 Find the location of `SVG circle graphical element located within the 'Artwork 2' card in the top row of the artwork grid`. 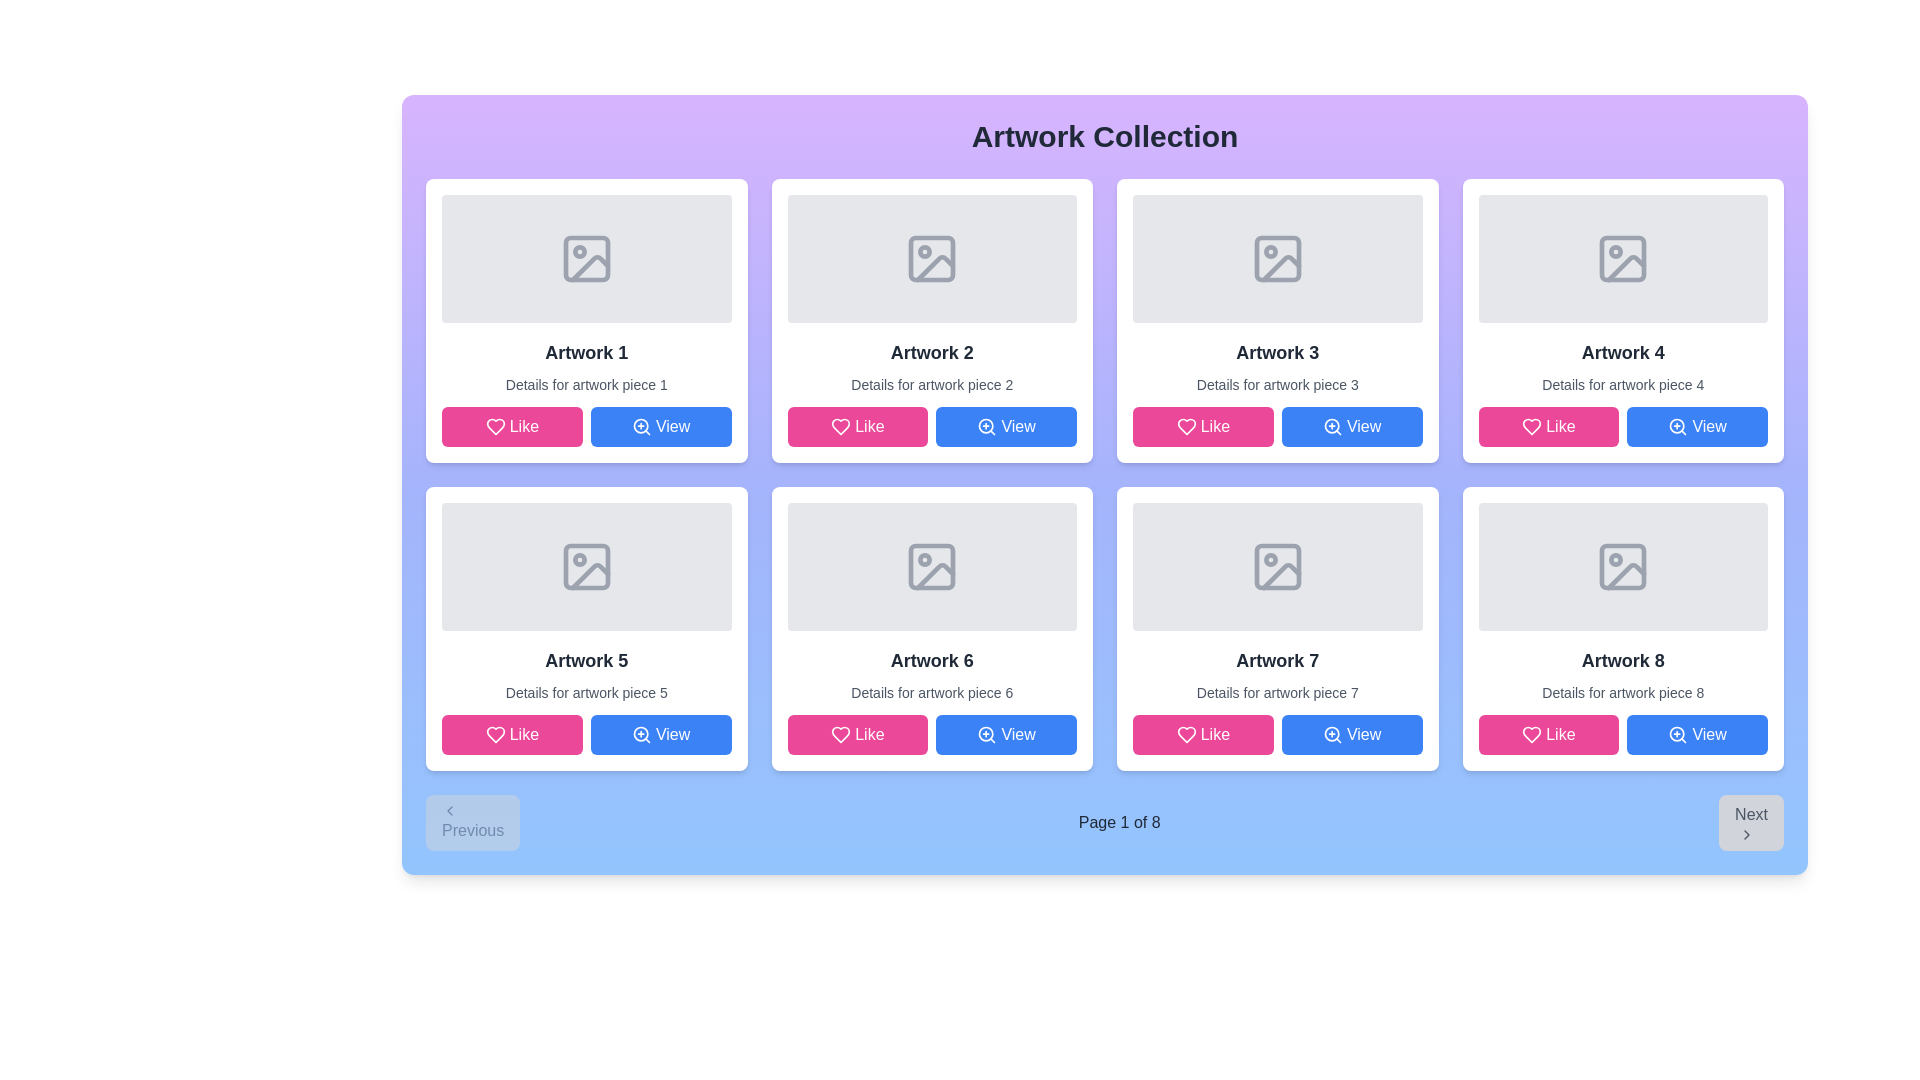

SVG circle graphical element located within the 'Artwork 2' card in the top row of the artwork grid is located at coordinates (924, 250).